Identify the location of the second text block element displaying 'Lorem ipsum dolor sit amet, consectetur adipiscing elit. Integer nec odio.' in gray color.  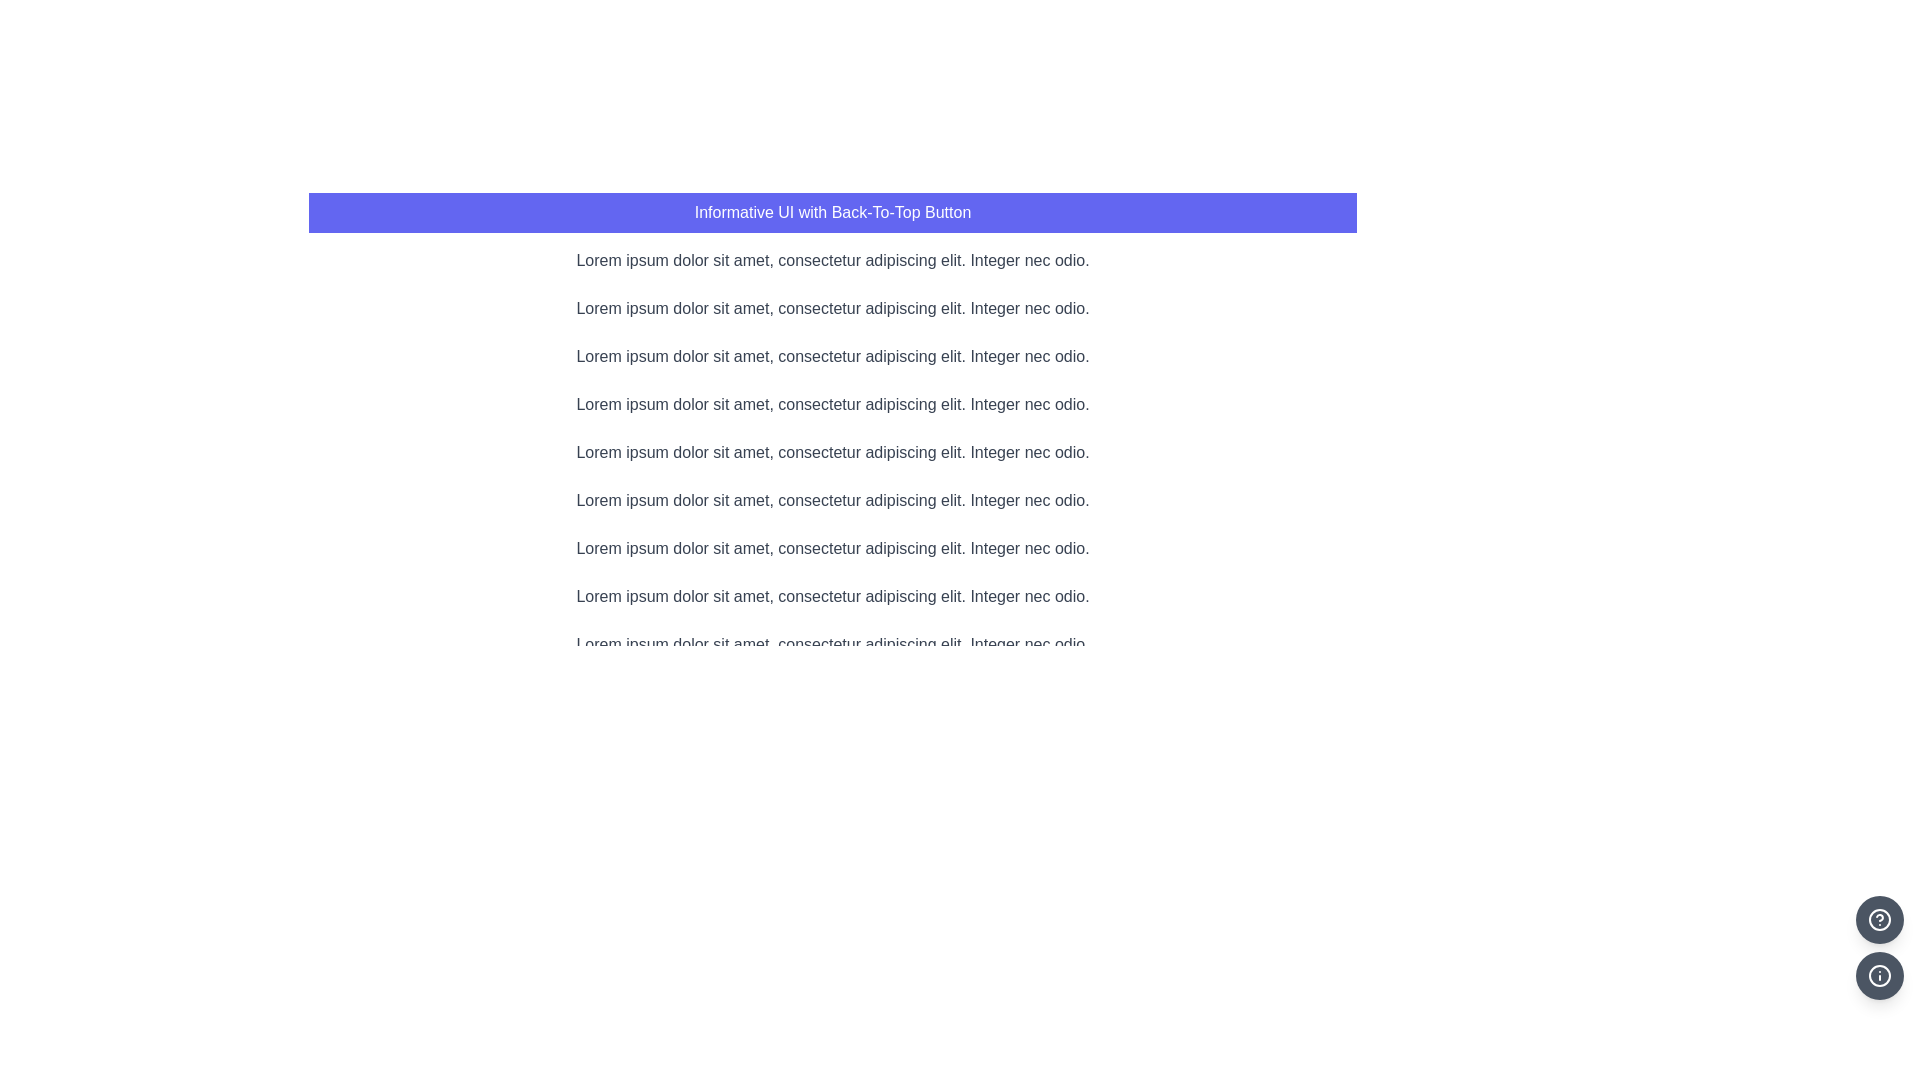
(833, 308).